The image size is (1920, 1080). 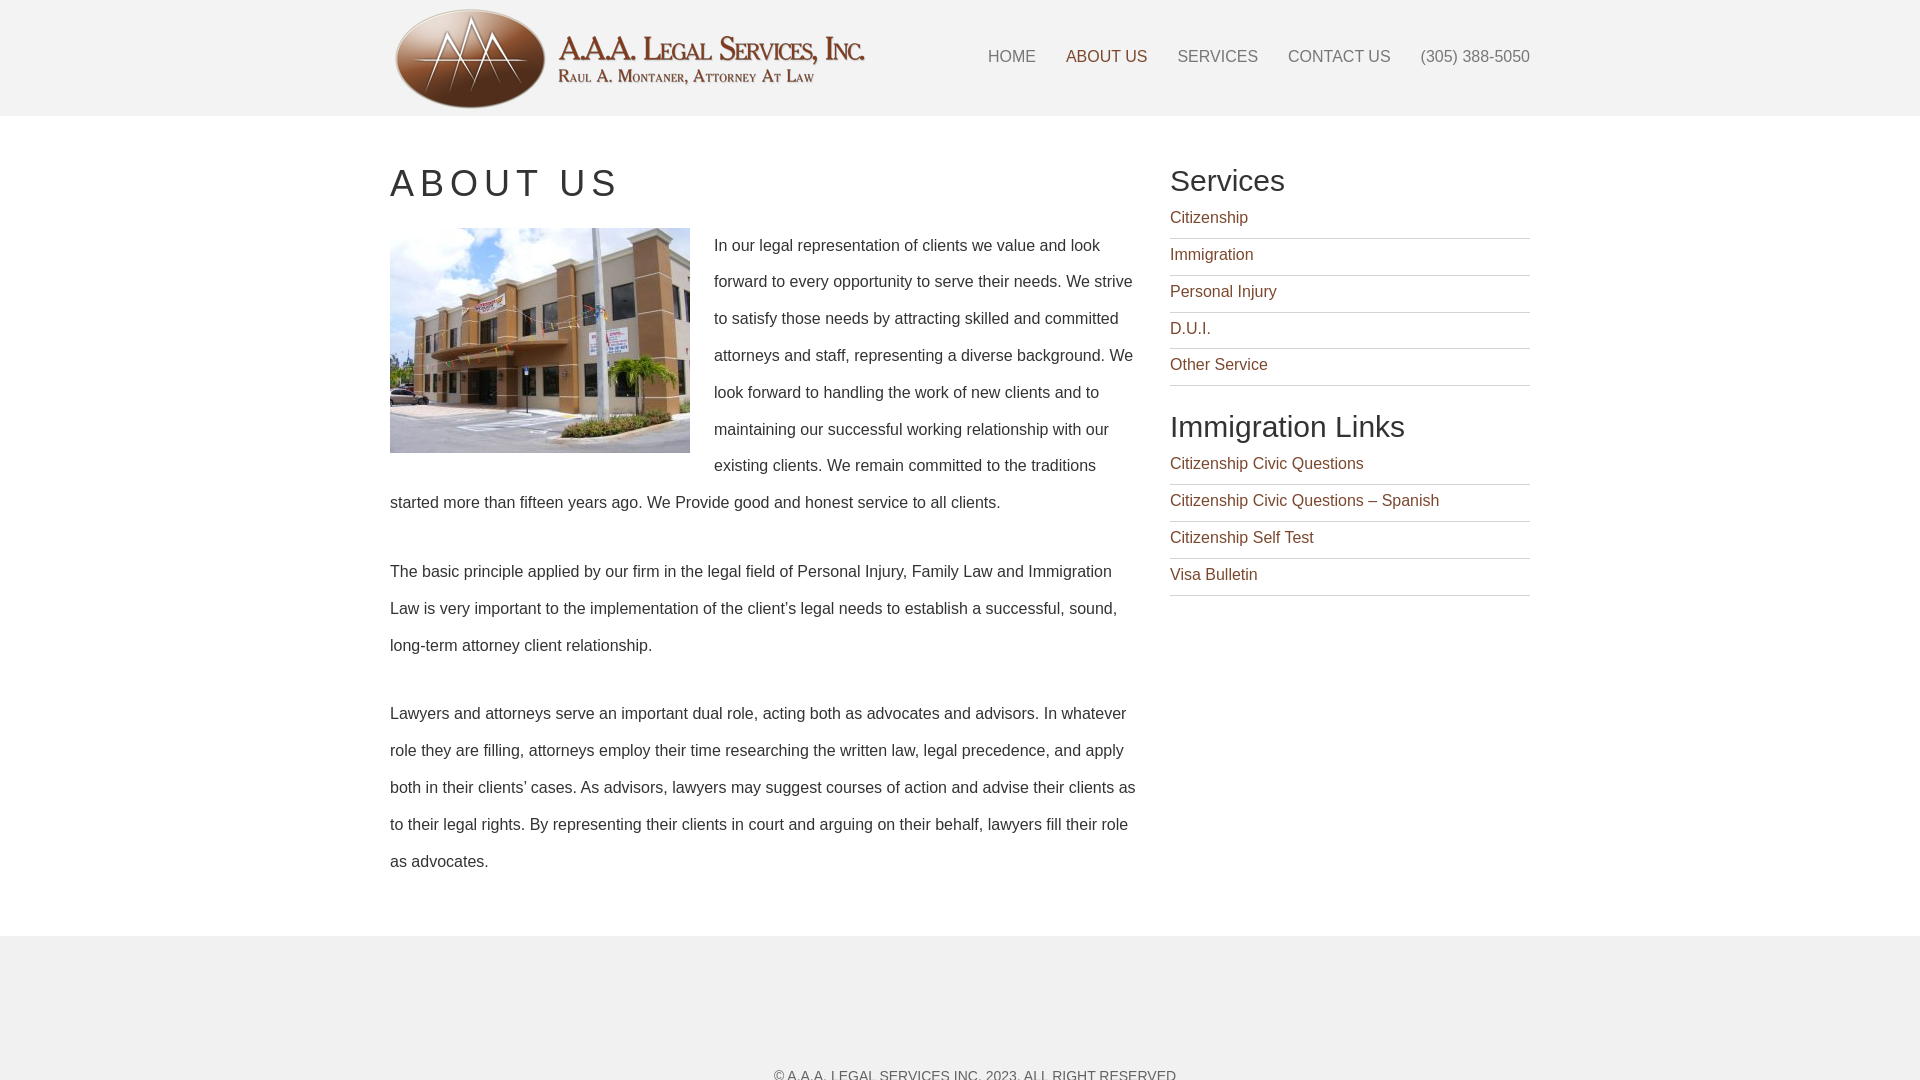 I want to click on 'ABOUT US', so click(x=1106, y=56).